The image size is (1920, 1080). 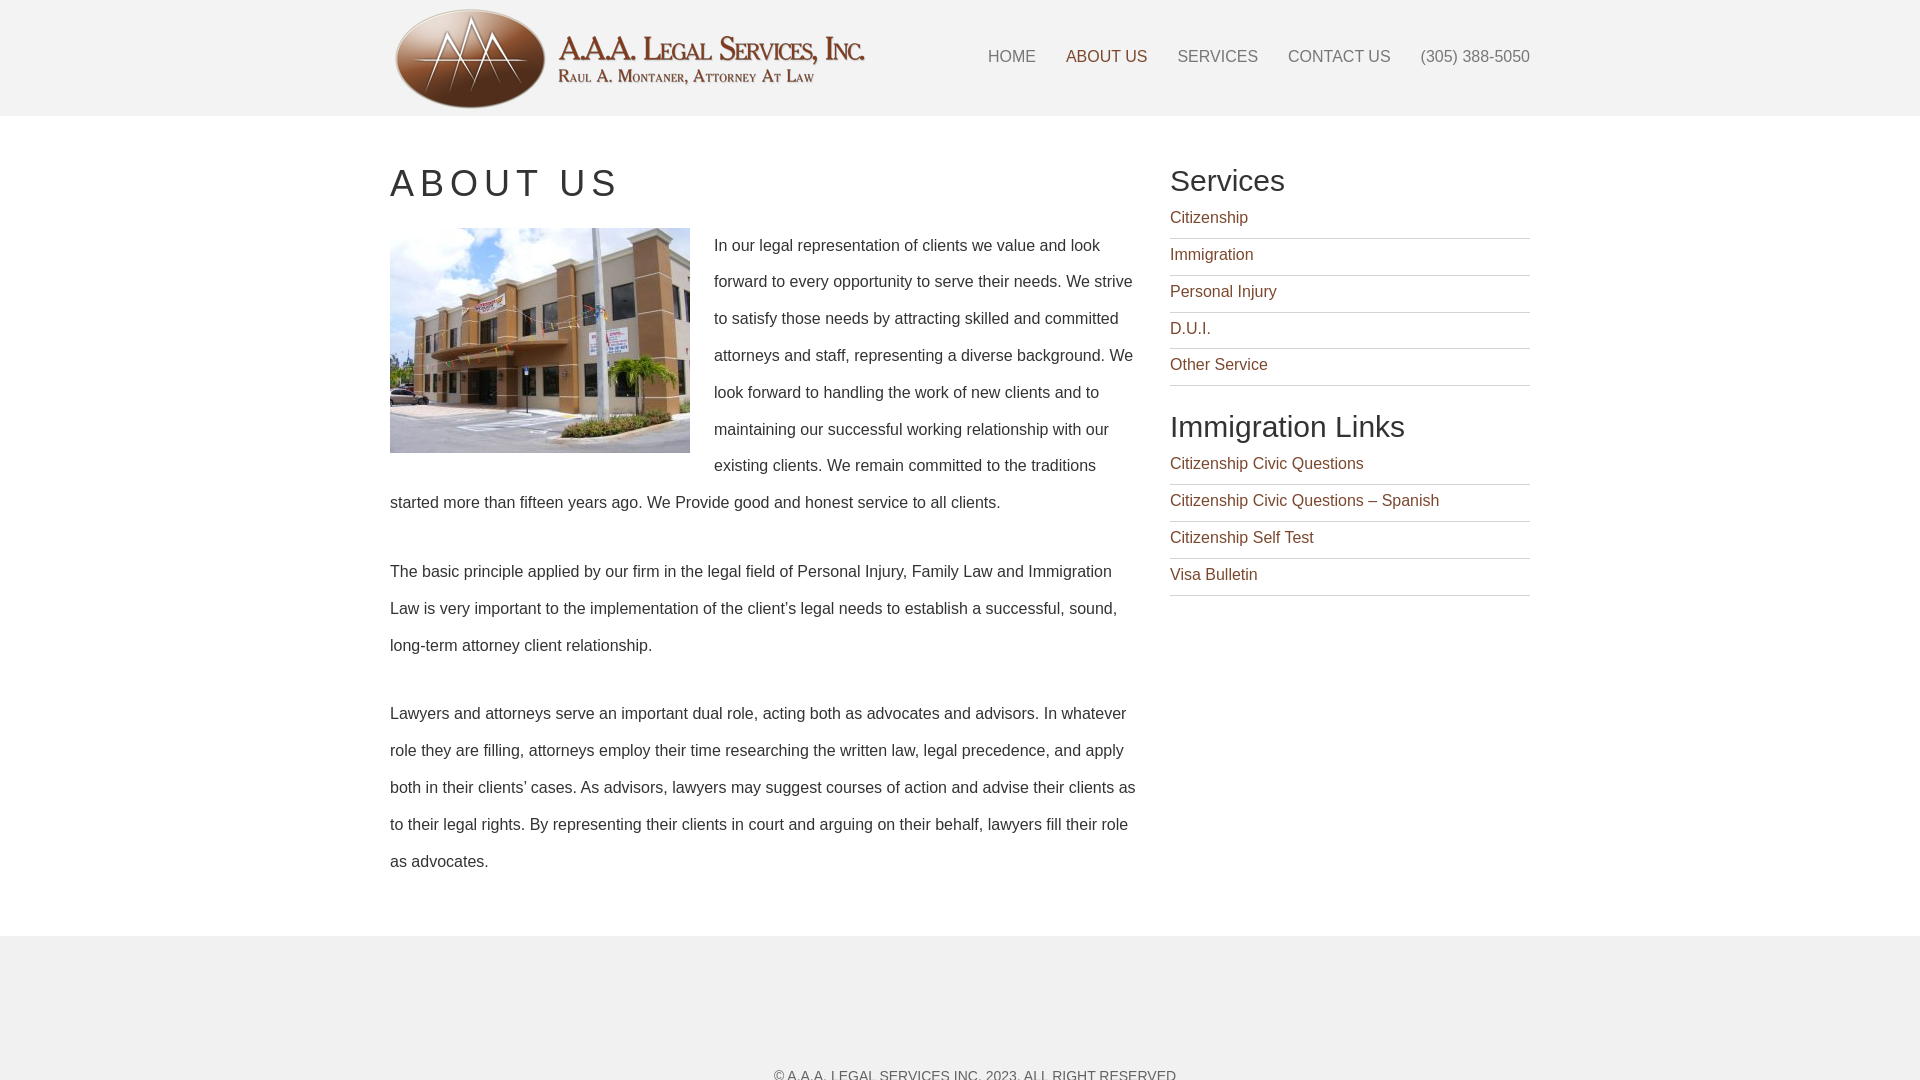 I want to click on 'ABOUT US', so click(x=1106, y=56).